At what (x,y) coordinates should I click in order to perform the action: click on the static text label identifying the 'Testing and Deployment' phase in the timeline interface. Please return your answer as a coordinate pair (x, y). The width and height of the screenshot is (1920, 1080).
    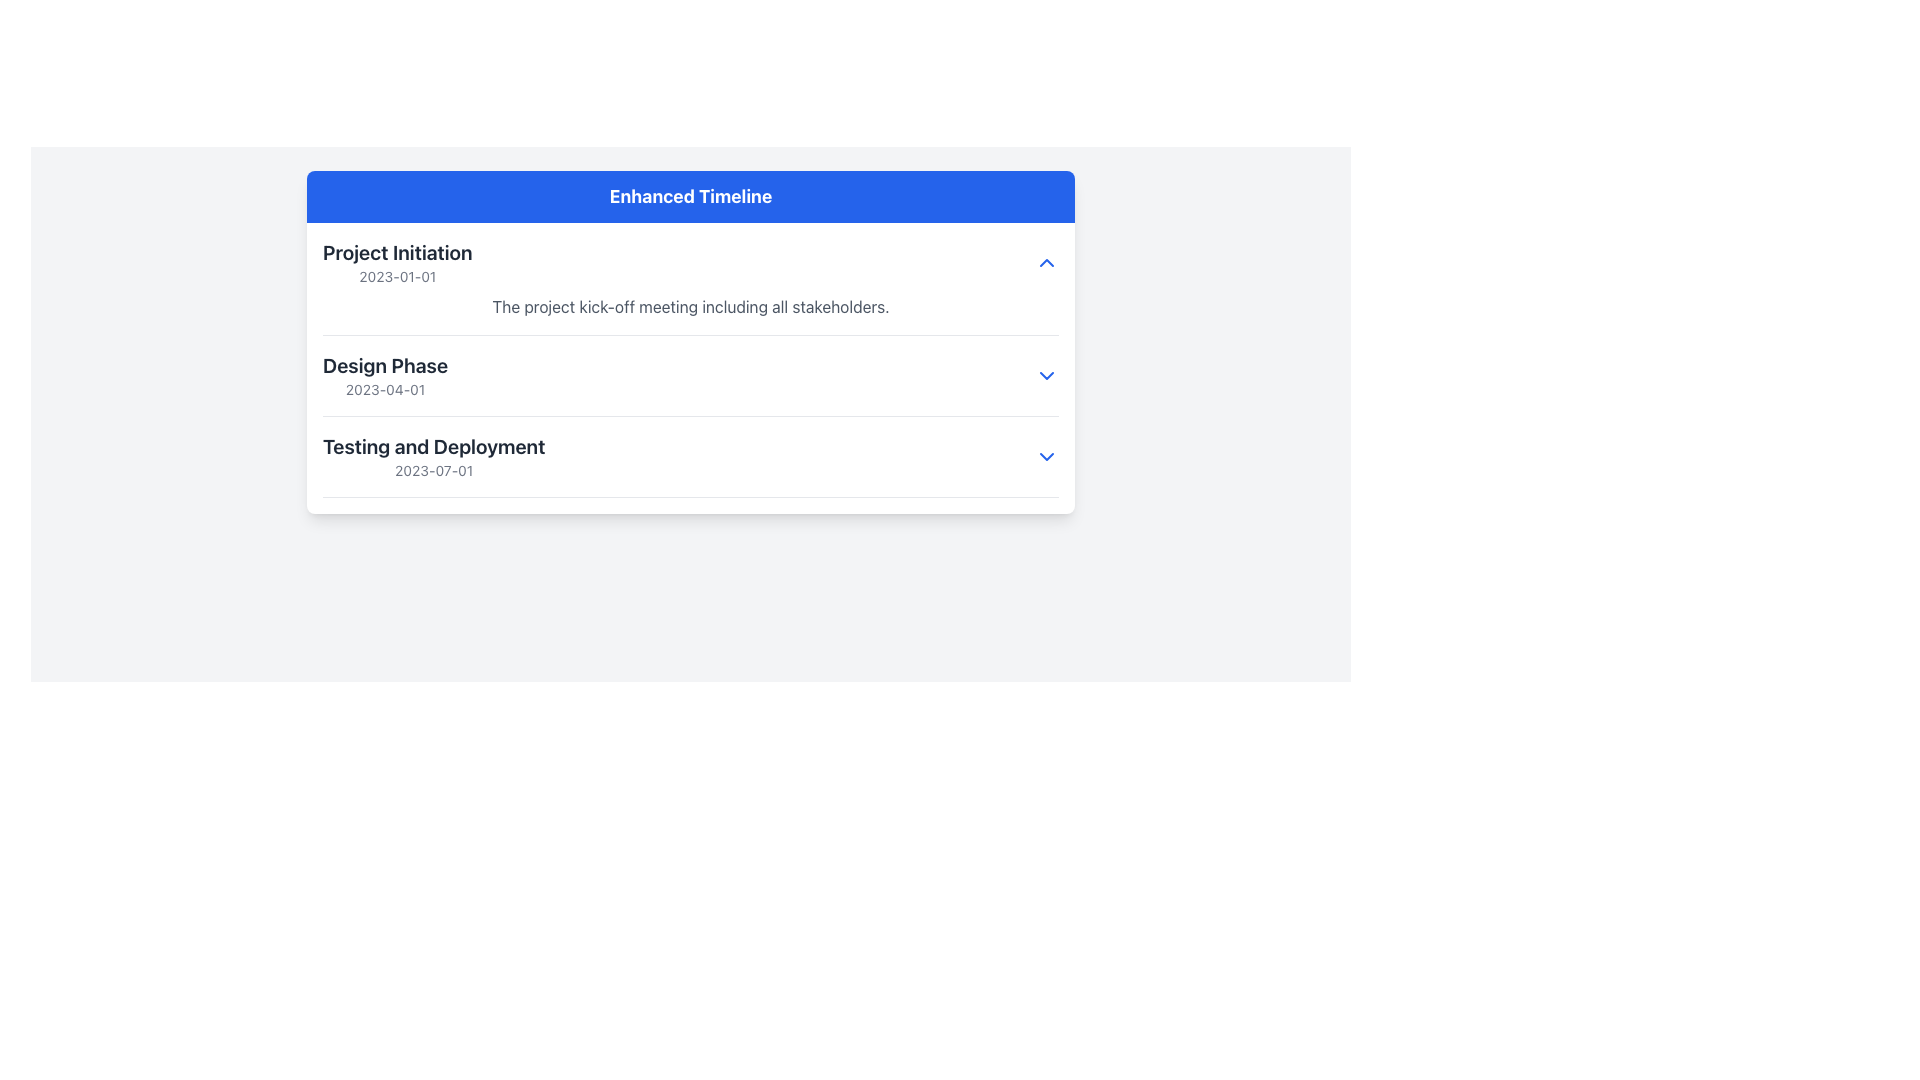
    Looking at the image, I should click on (433, 446).